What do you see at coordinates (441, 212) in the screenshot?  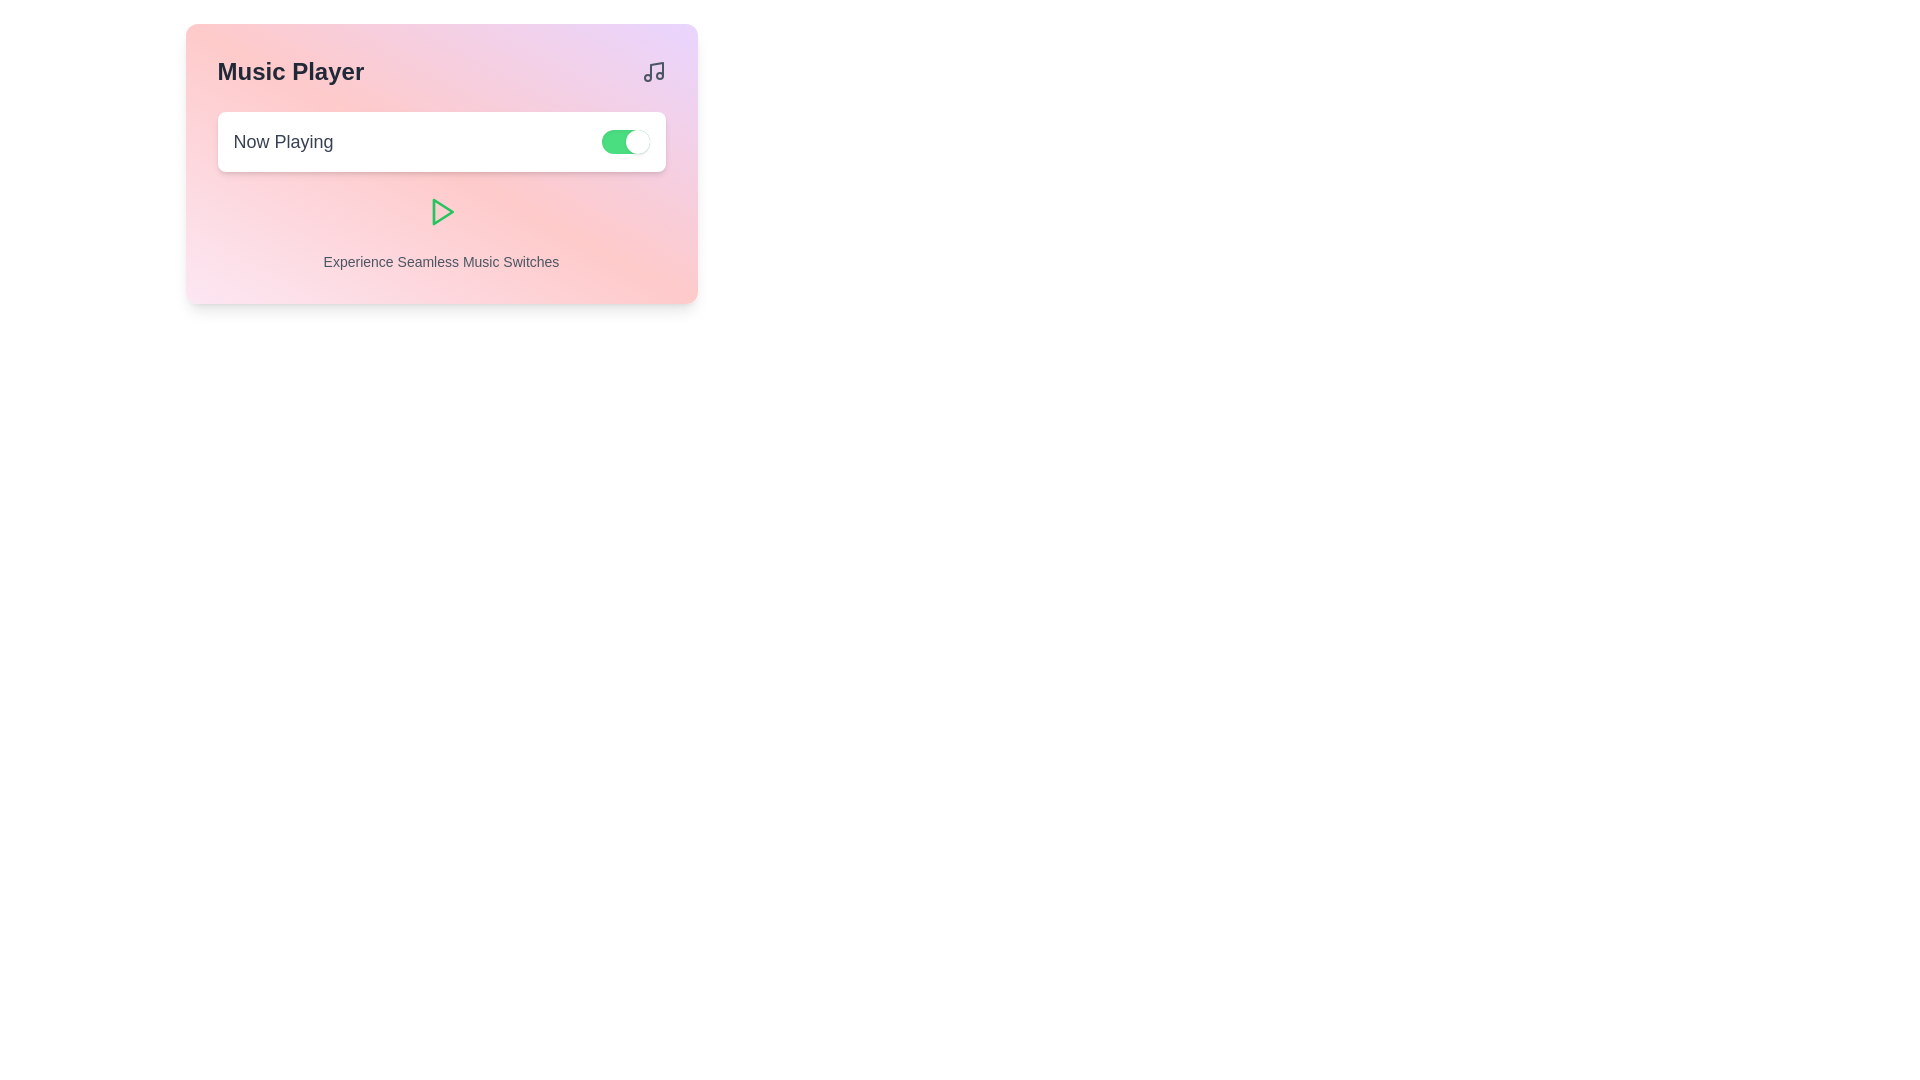 I see `the triangular play button icon, which is styled with a green stroke on a pink background` at bounding box center [441, 212].